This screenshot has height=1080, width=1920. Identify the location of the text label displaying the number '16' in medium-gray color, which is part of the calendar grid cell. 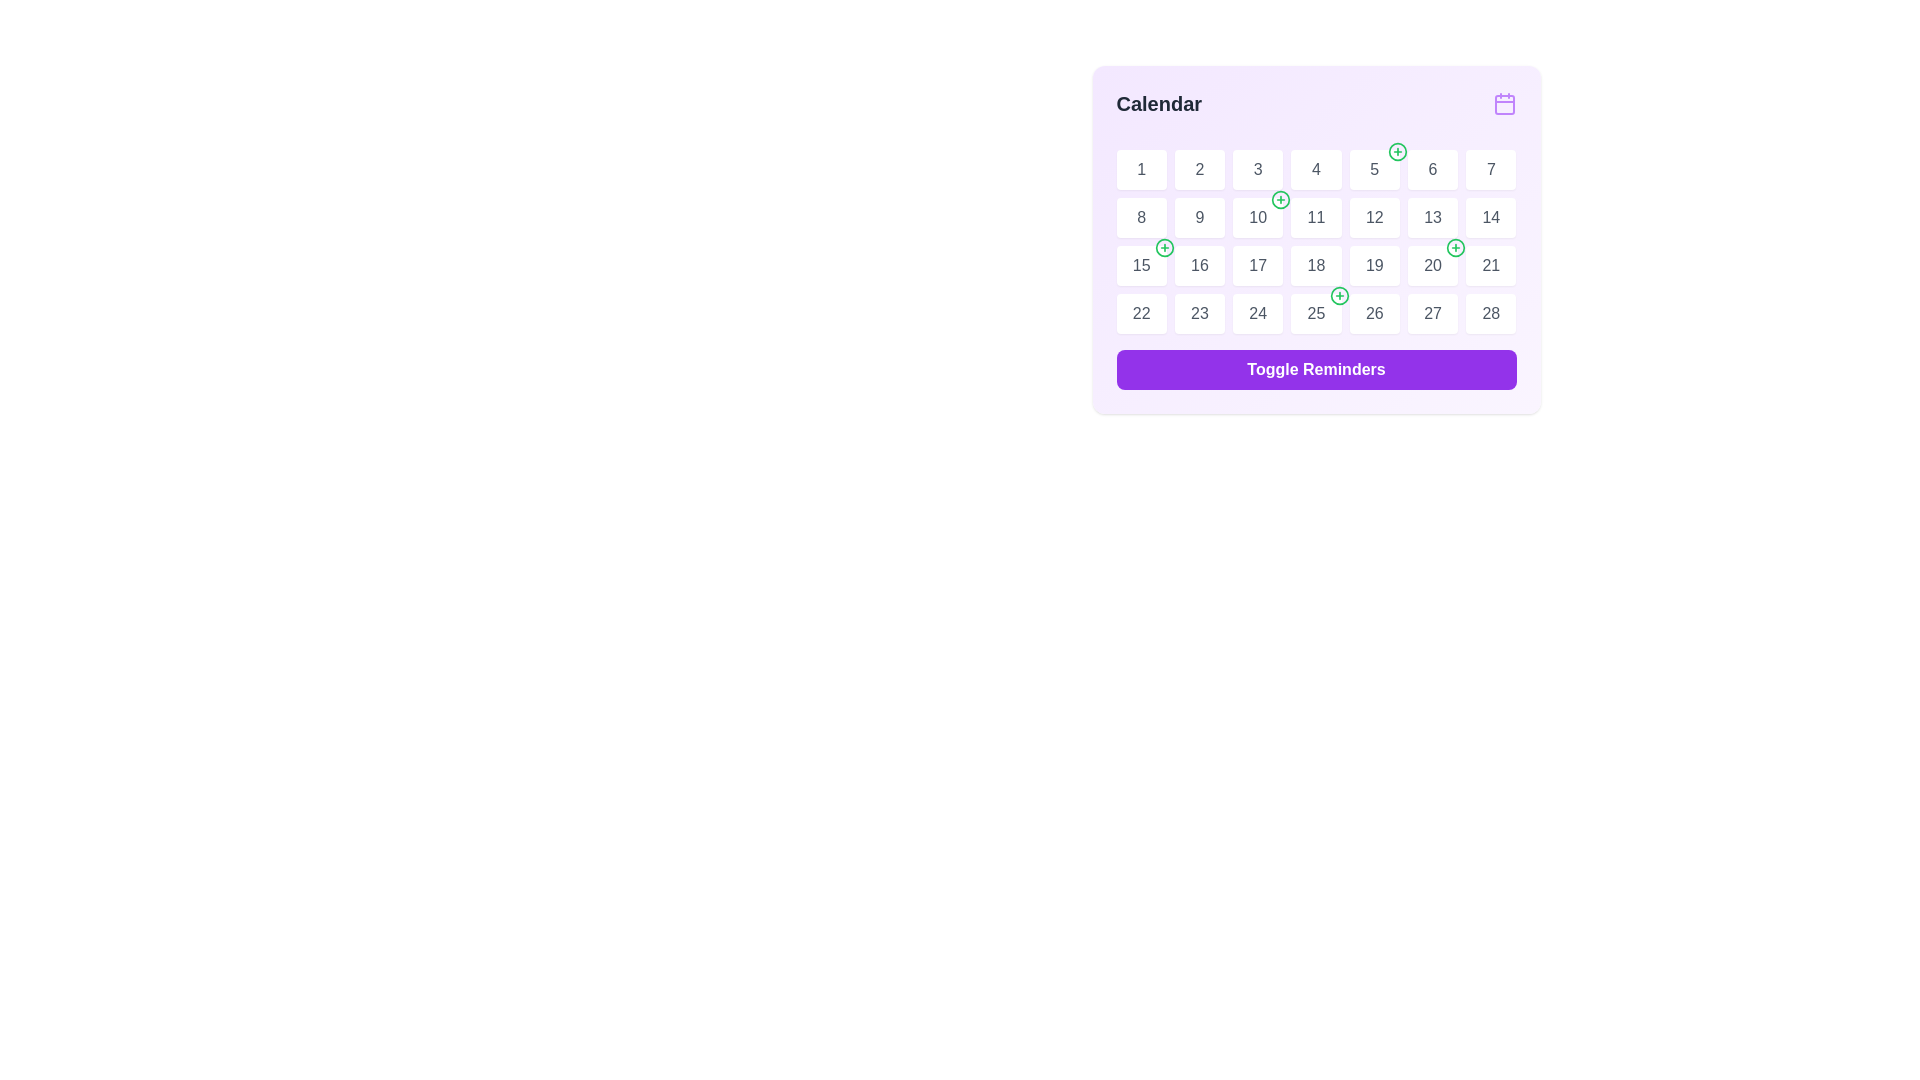
(1200, 264).